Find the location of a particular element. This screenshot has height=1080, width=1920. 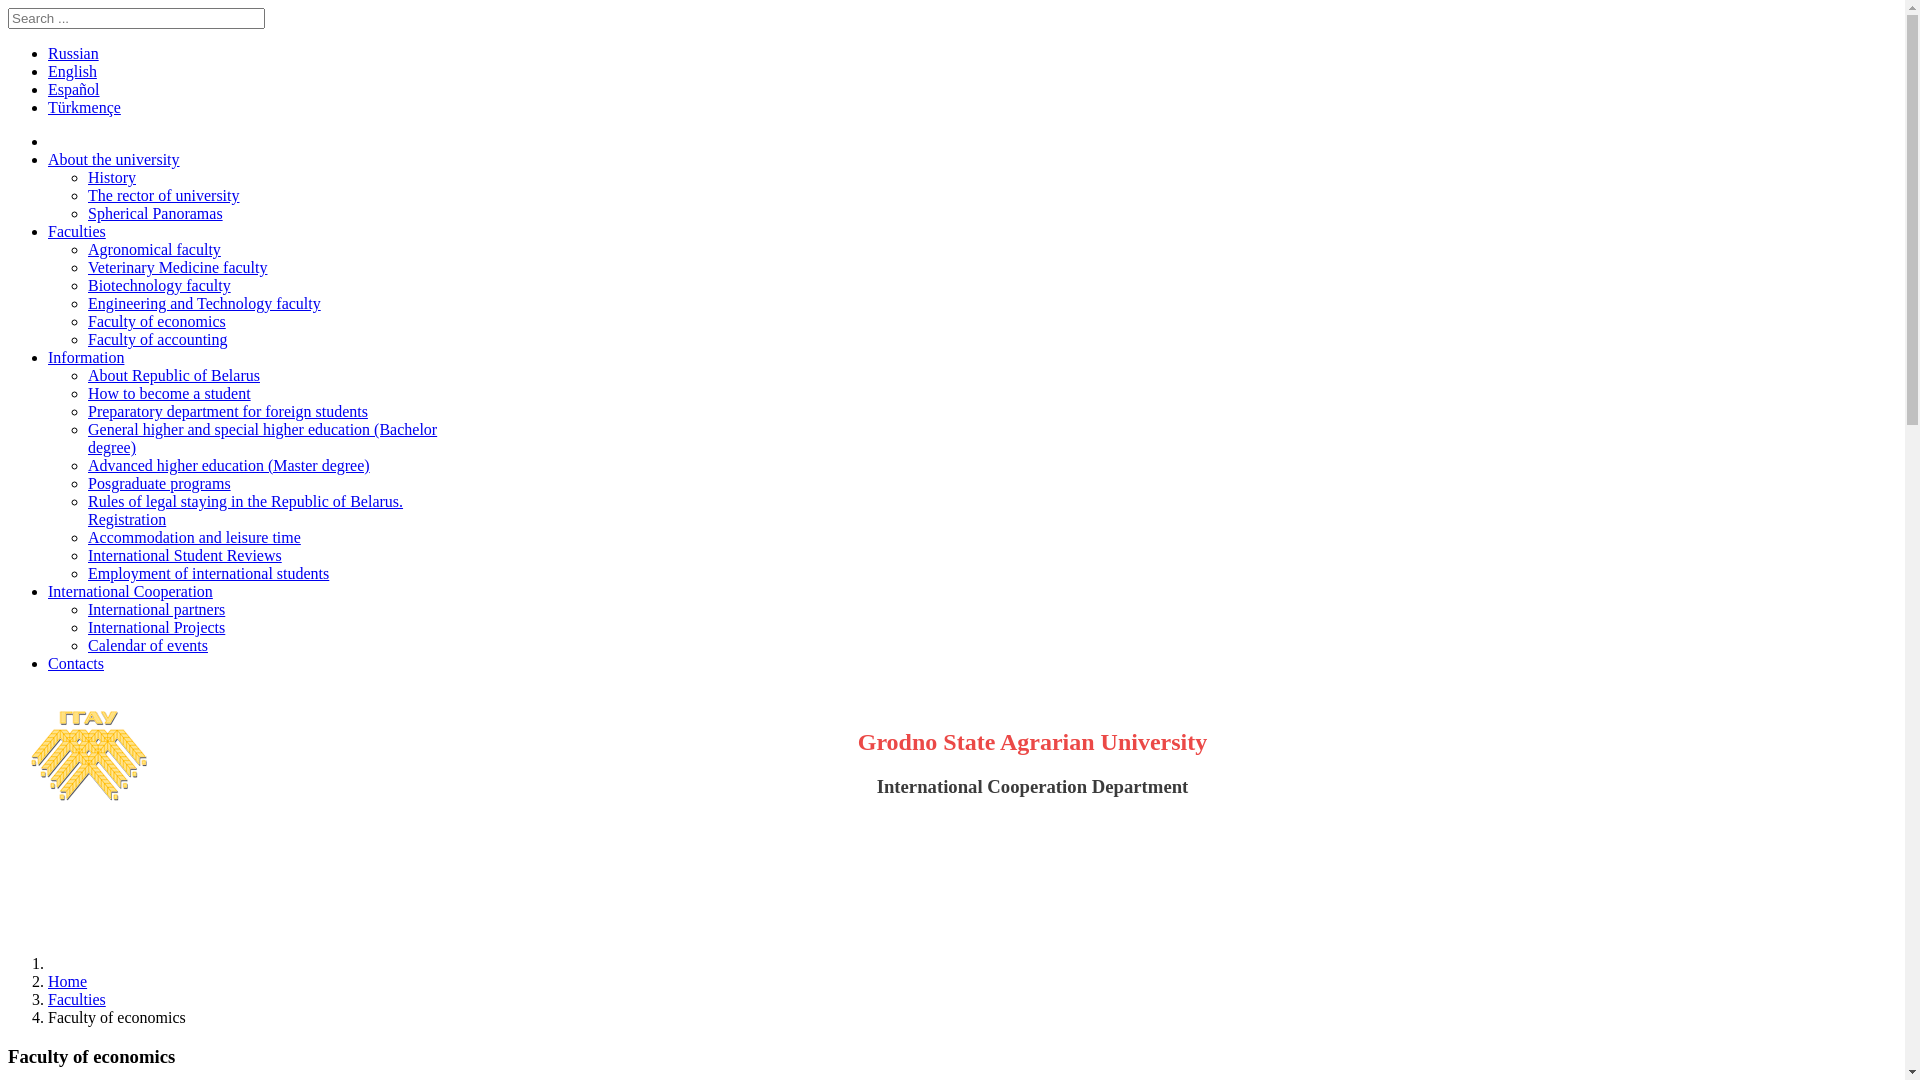

'Preparatory department for foreign students' is located at coordinates (228, 410).